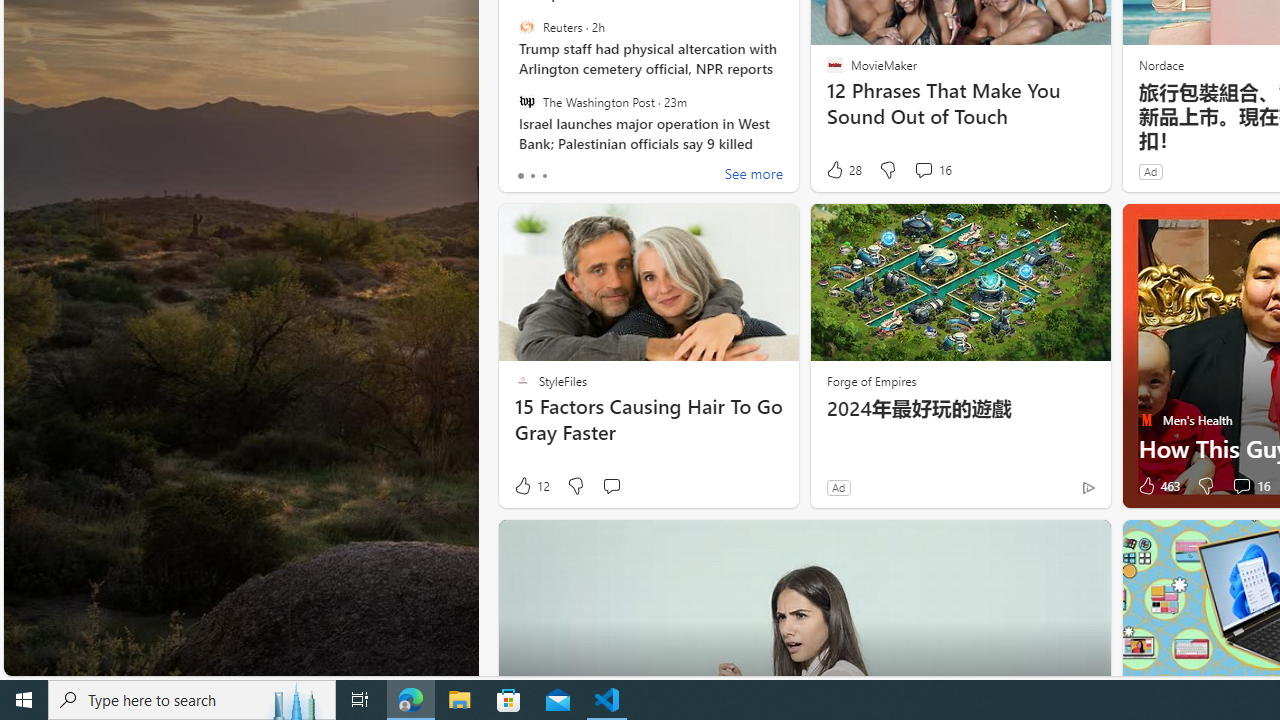  What do you see at coordinates (1204, 486) in the screenshot?
I see `'Dislike'` at bounding box center [1204, 486].